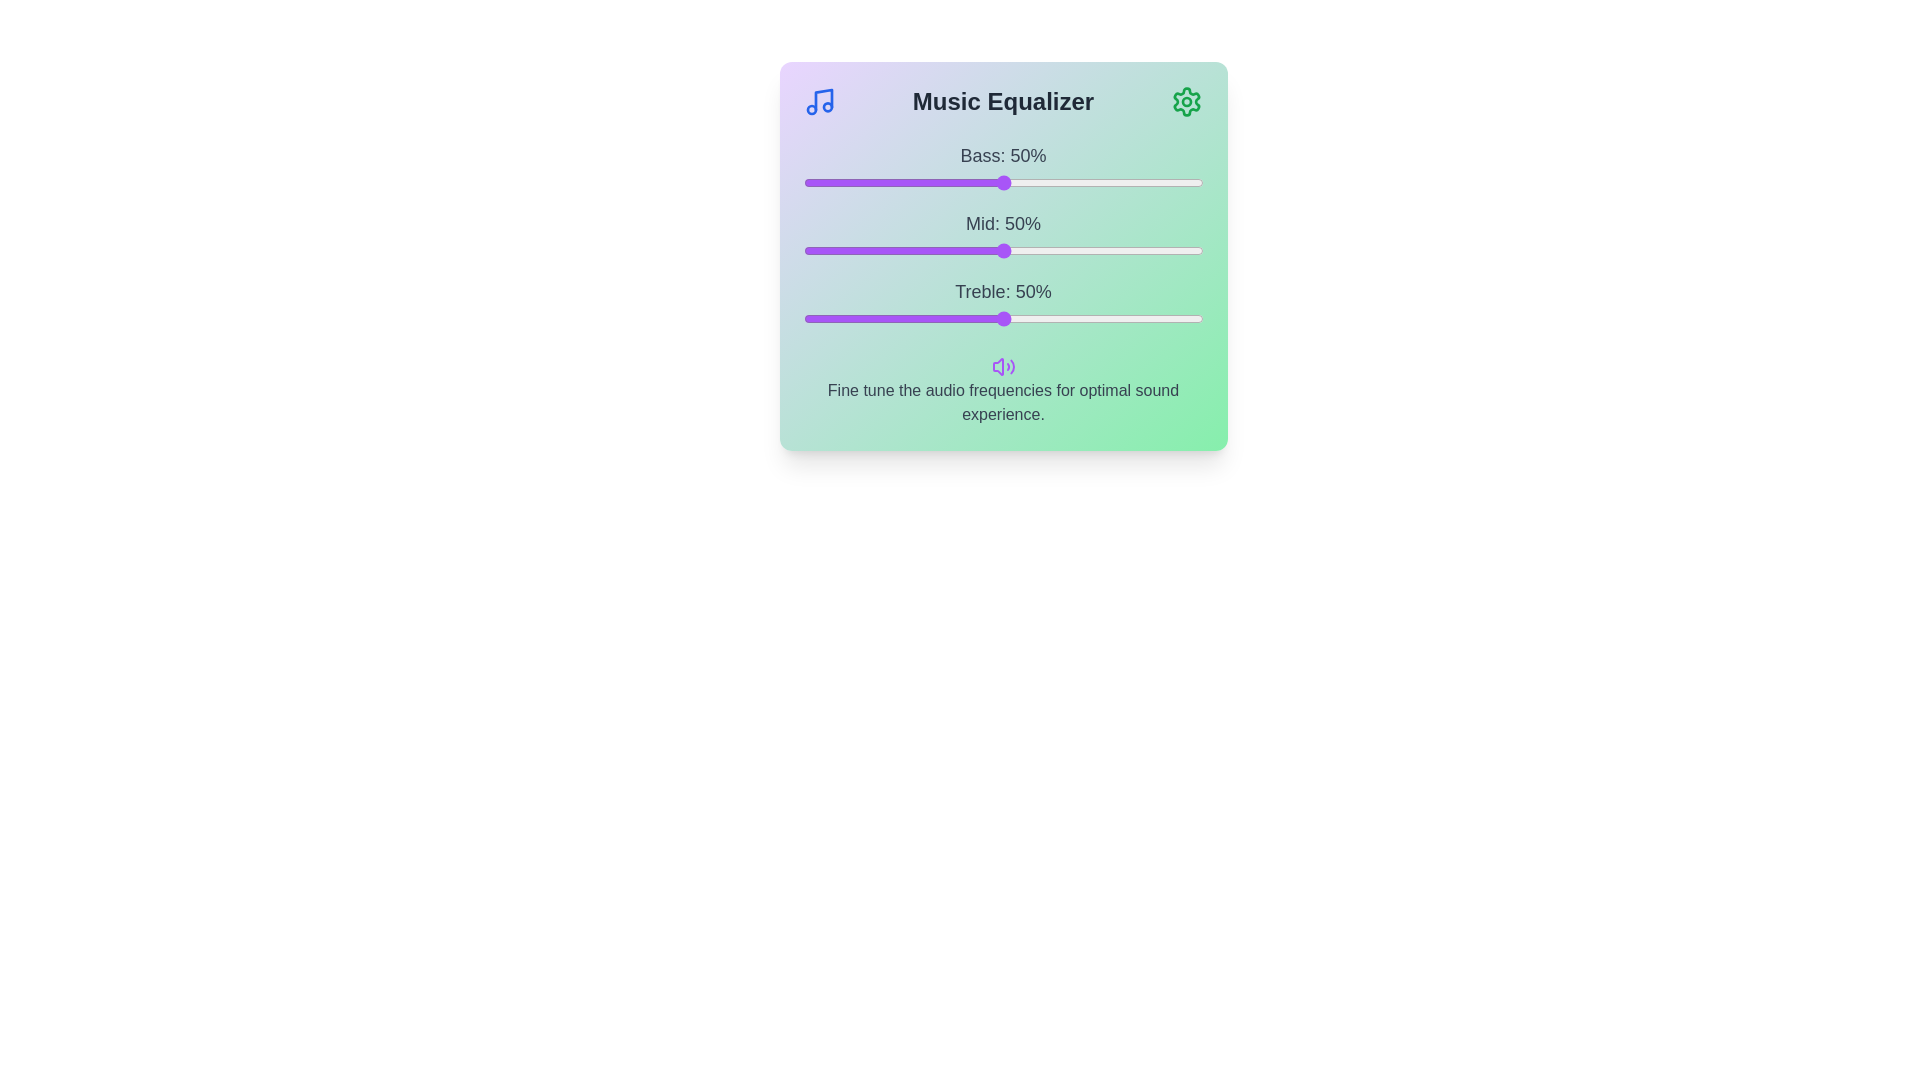 The width and height of the screenshot is (1920, 1080). I want to click on the mid frequency slider to 24%, so click(898, 249).